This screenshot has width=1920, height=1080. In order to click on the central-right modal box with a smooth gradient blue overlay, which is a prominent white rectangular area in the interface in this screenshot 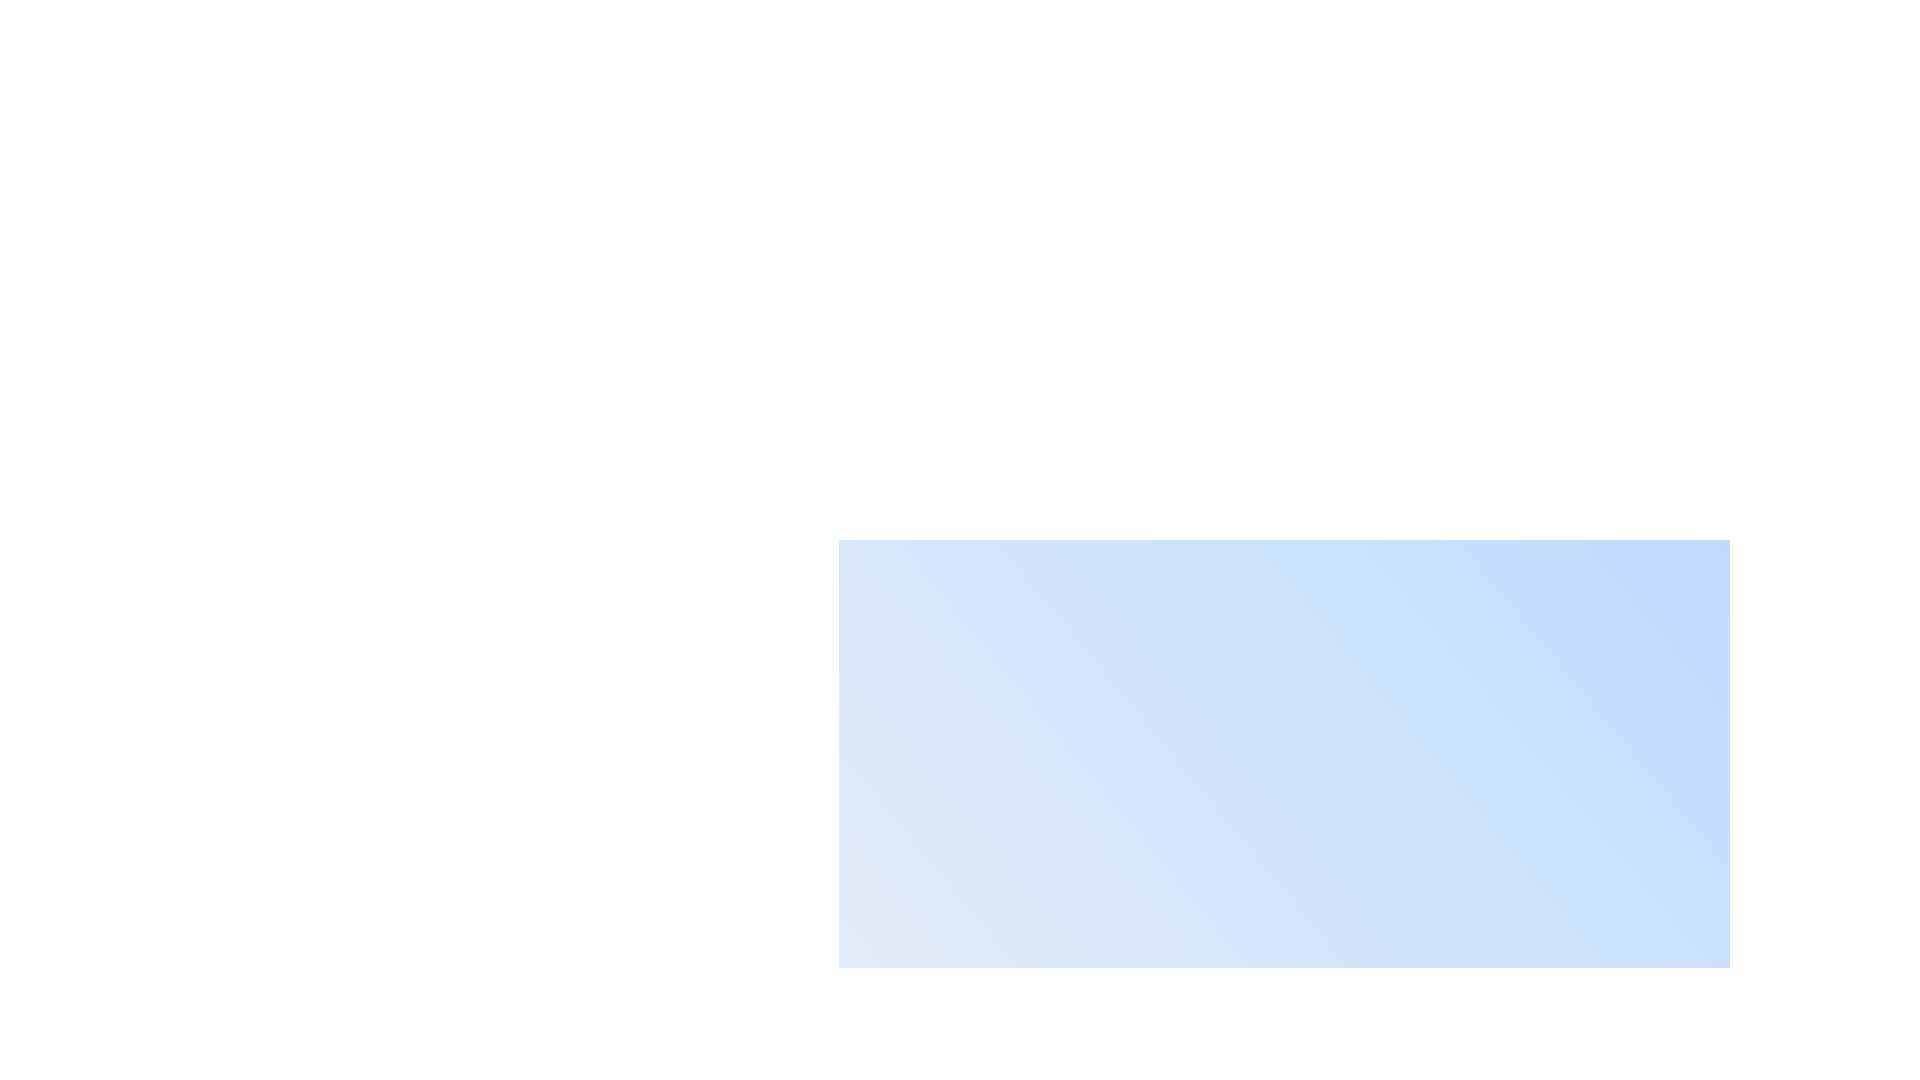, I will do `click(1284, 741)`.